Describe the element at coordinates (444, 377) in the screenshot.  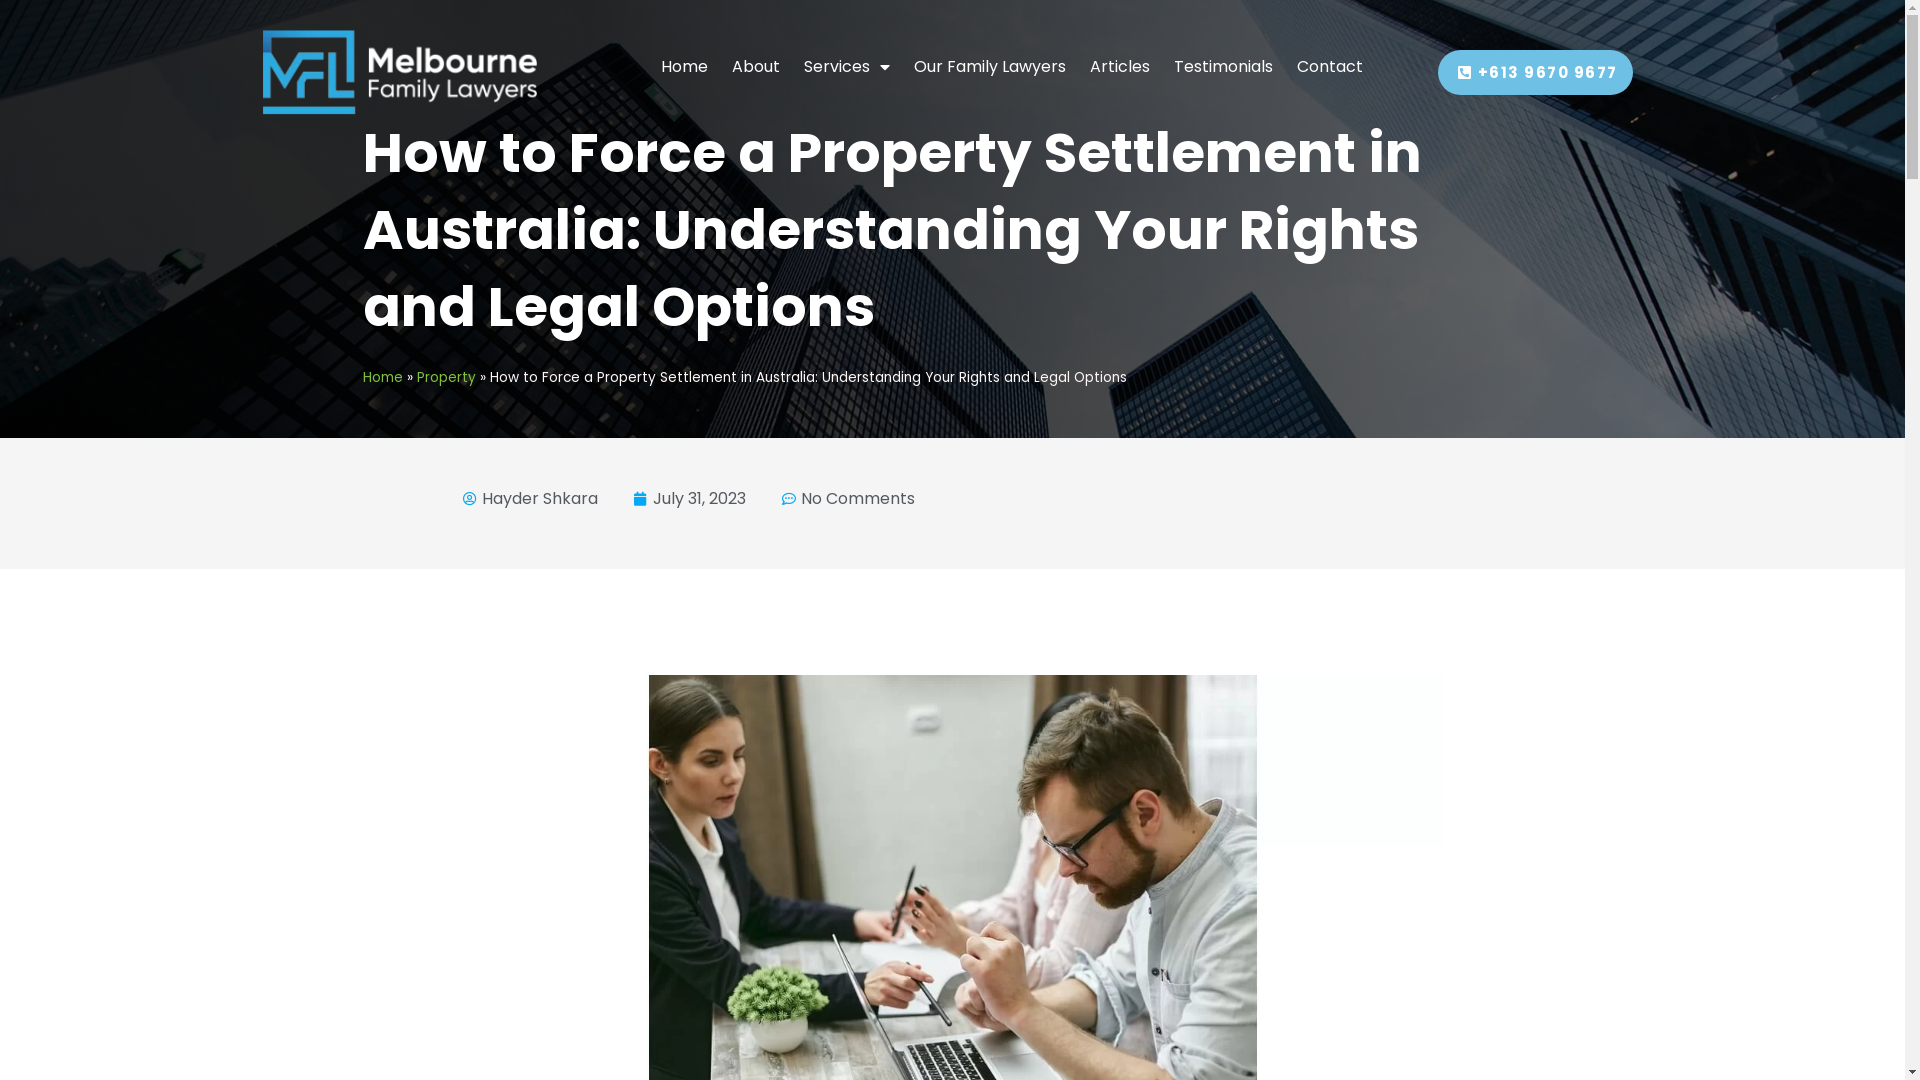
I see `'Property'` at that location.